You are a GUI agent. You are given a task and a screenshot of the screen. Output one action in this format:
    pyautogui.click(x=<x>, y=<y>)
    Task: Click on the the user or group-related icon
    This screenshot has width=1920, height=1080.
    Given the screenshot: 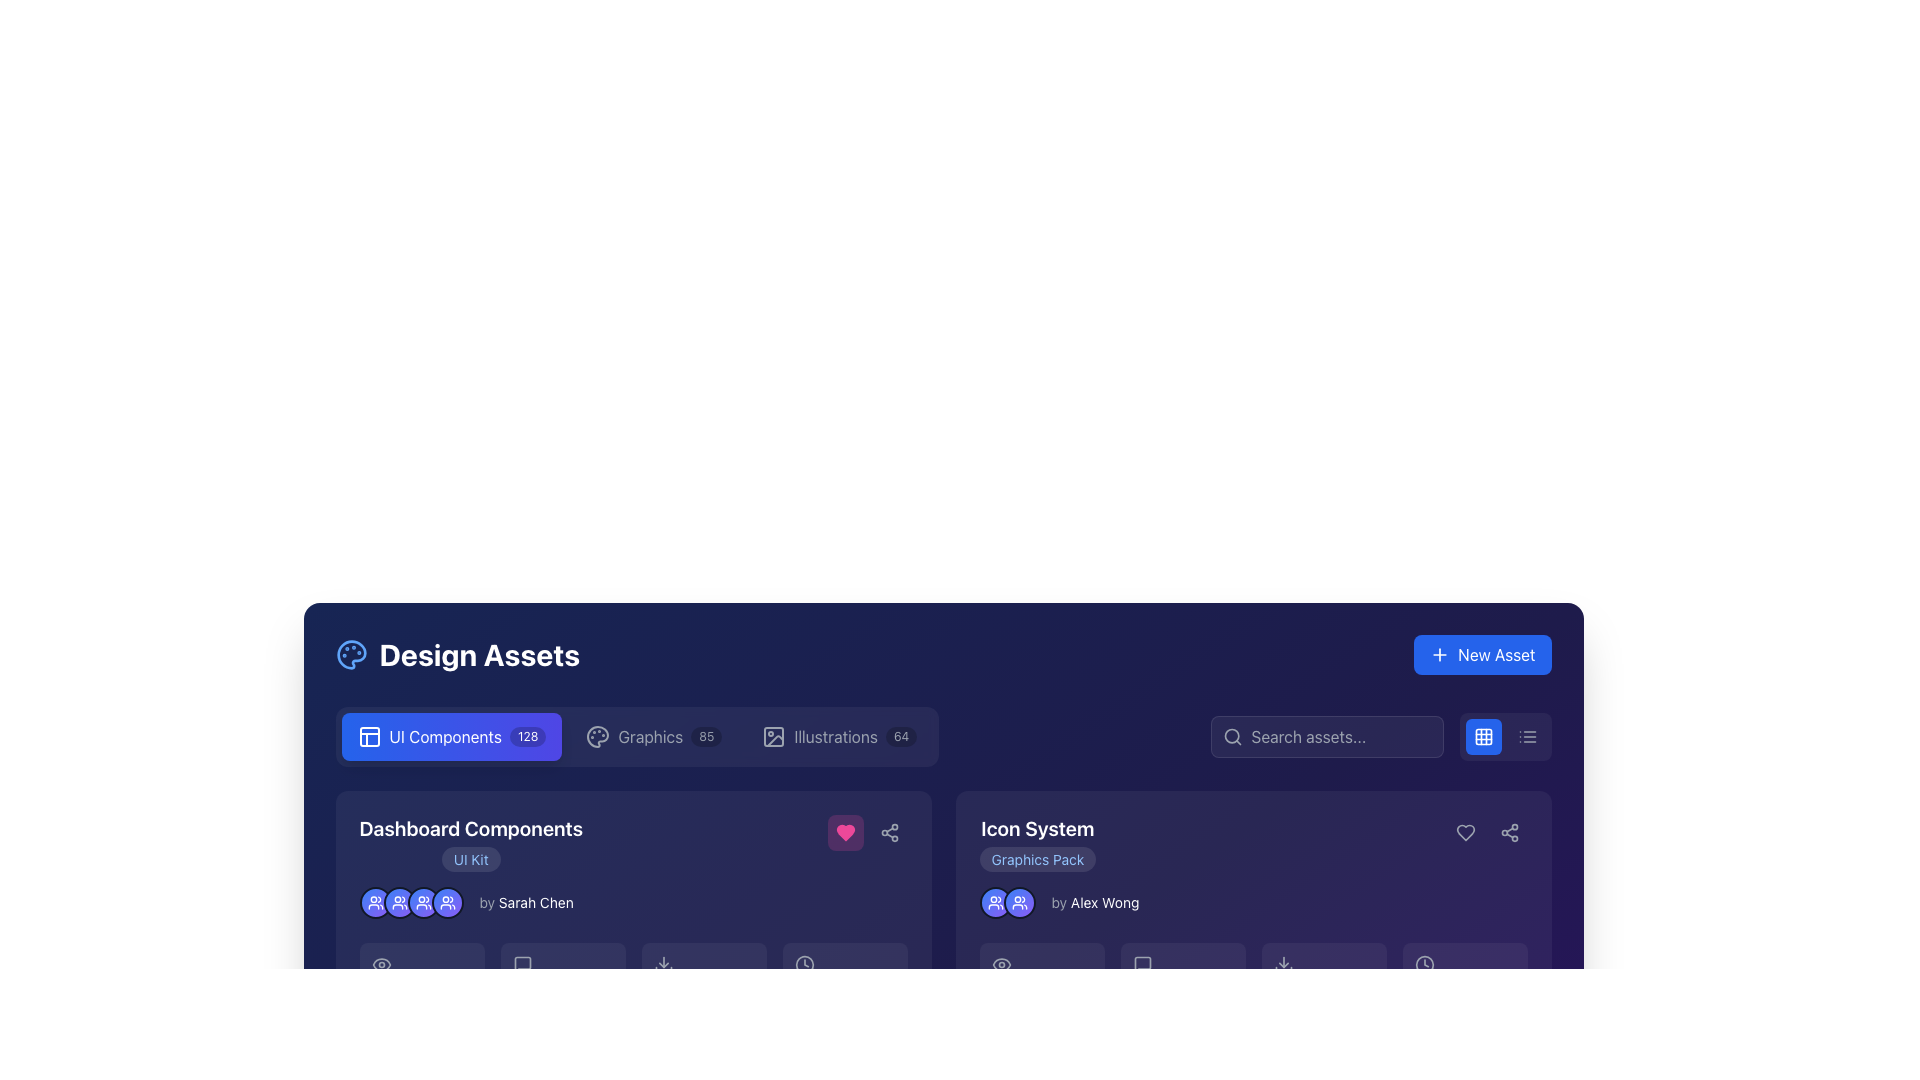 What is the action you would take?
    pyautogui.click(x=1019, y=902)
    